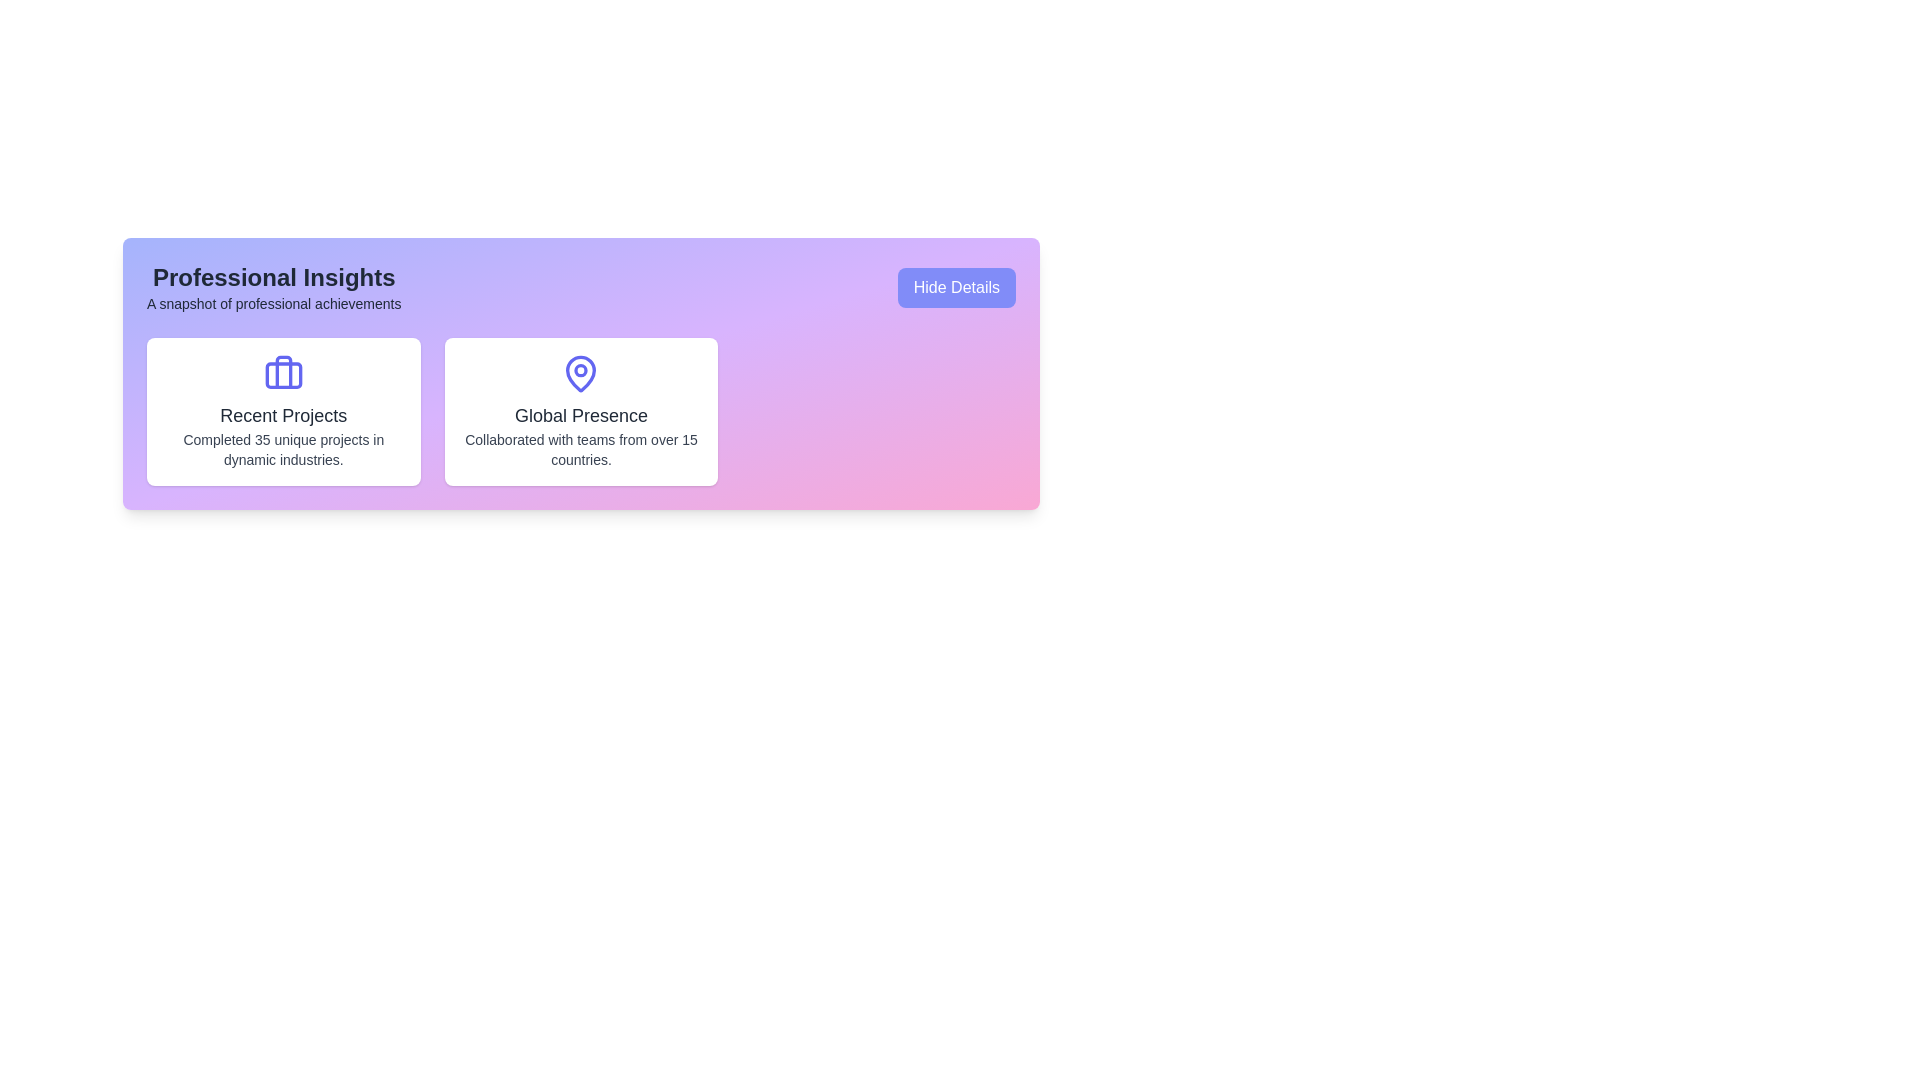 This screenshot has width=1920, height=1080. Describe the element at coordinates (955, 288) in the screenshot. I see `the 'Hide Details' button located in the top-right corner of the 'Professional Insights' section to change its background color` at that location.